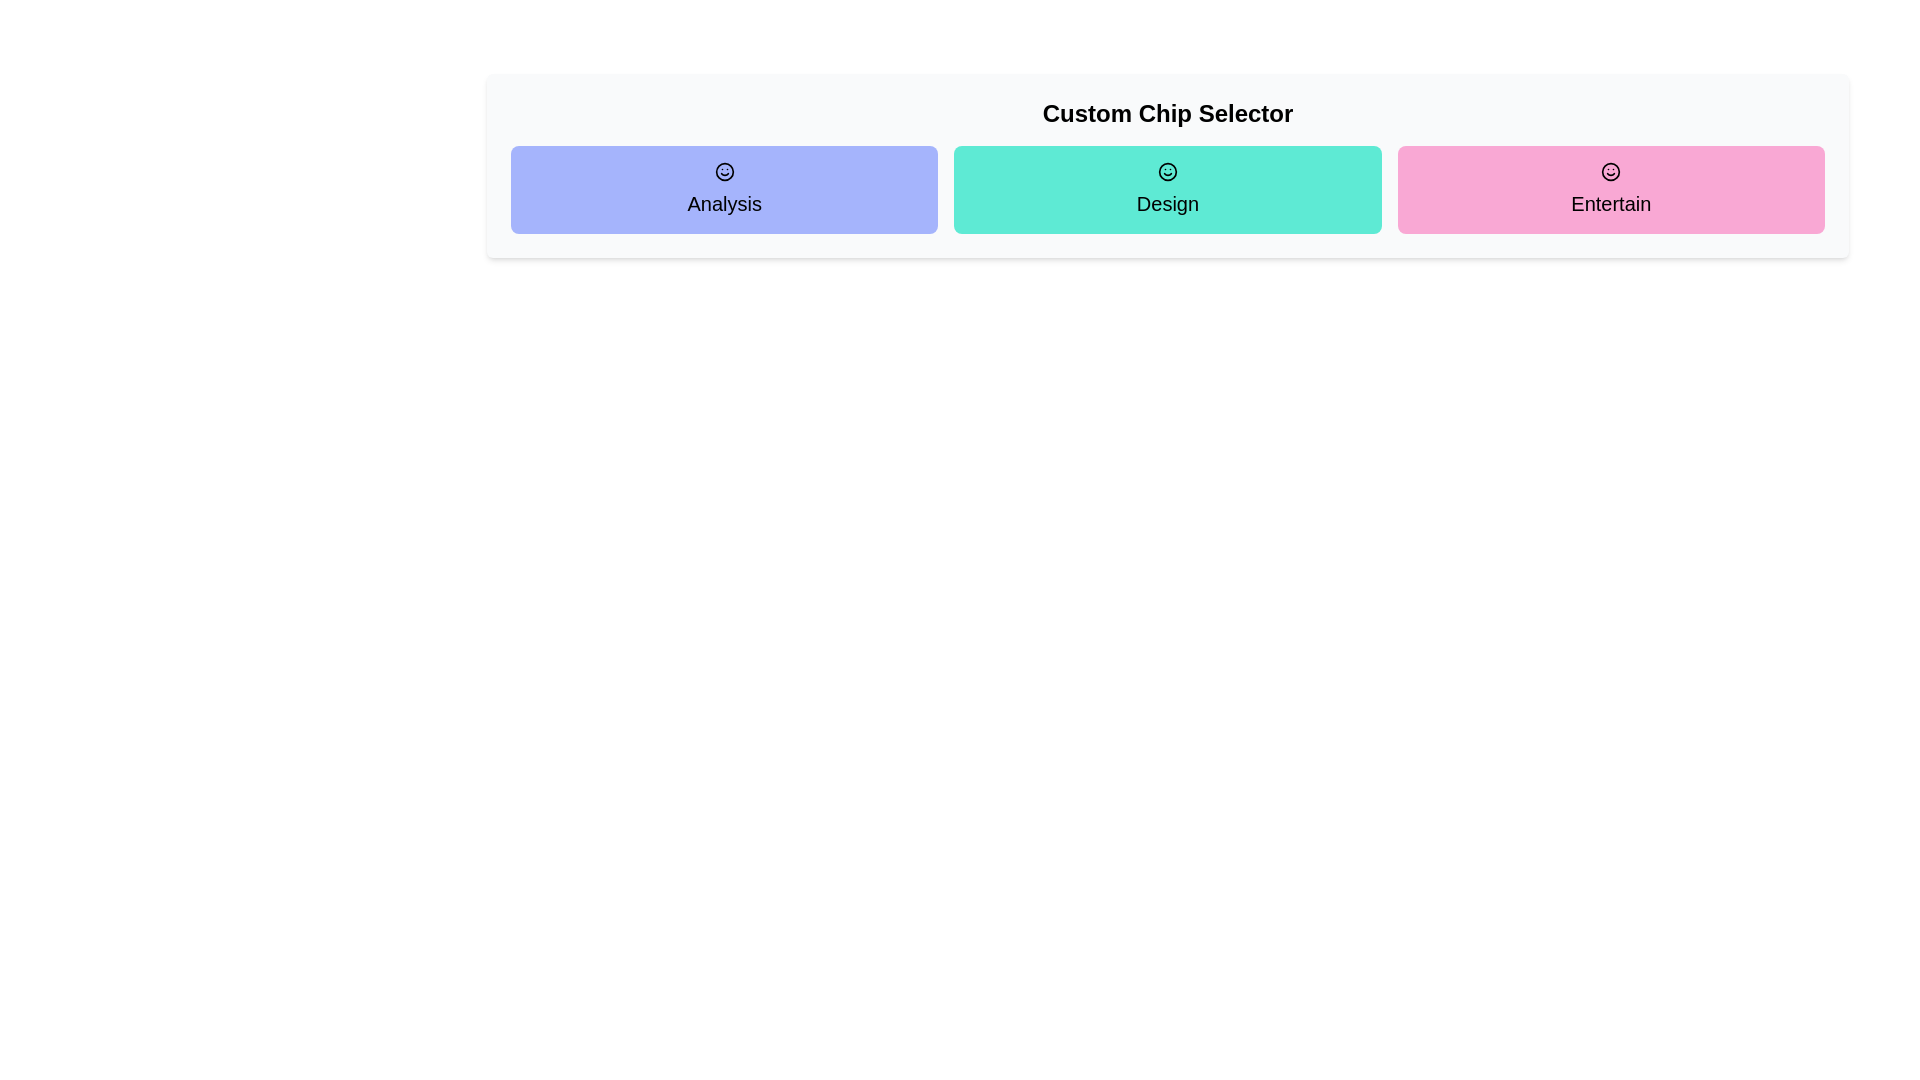  Describe the element at coordinates (767, 0) in the screenshot. I see `the background of the component` at that location.